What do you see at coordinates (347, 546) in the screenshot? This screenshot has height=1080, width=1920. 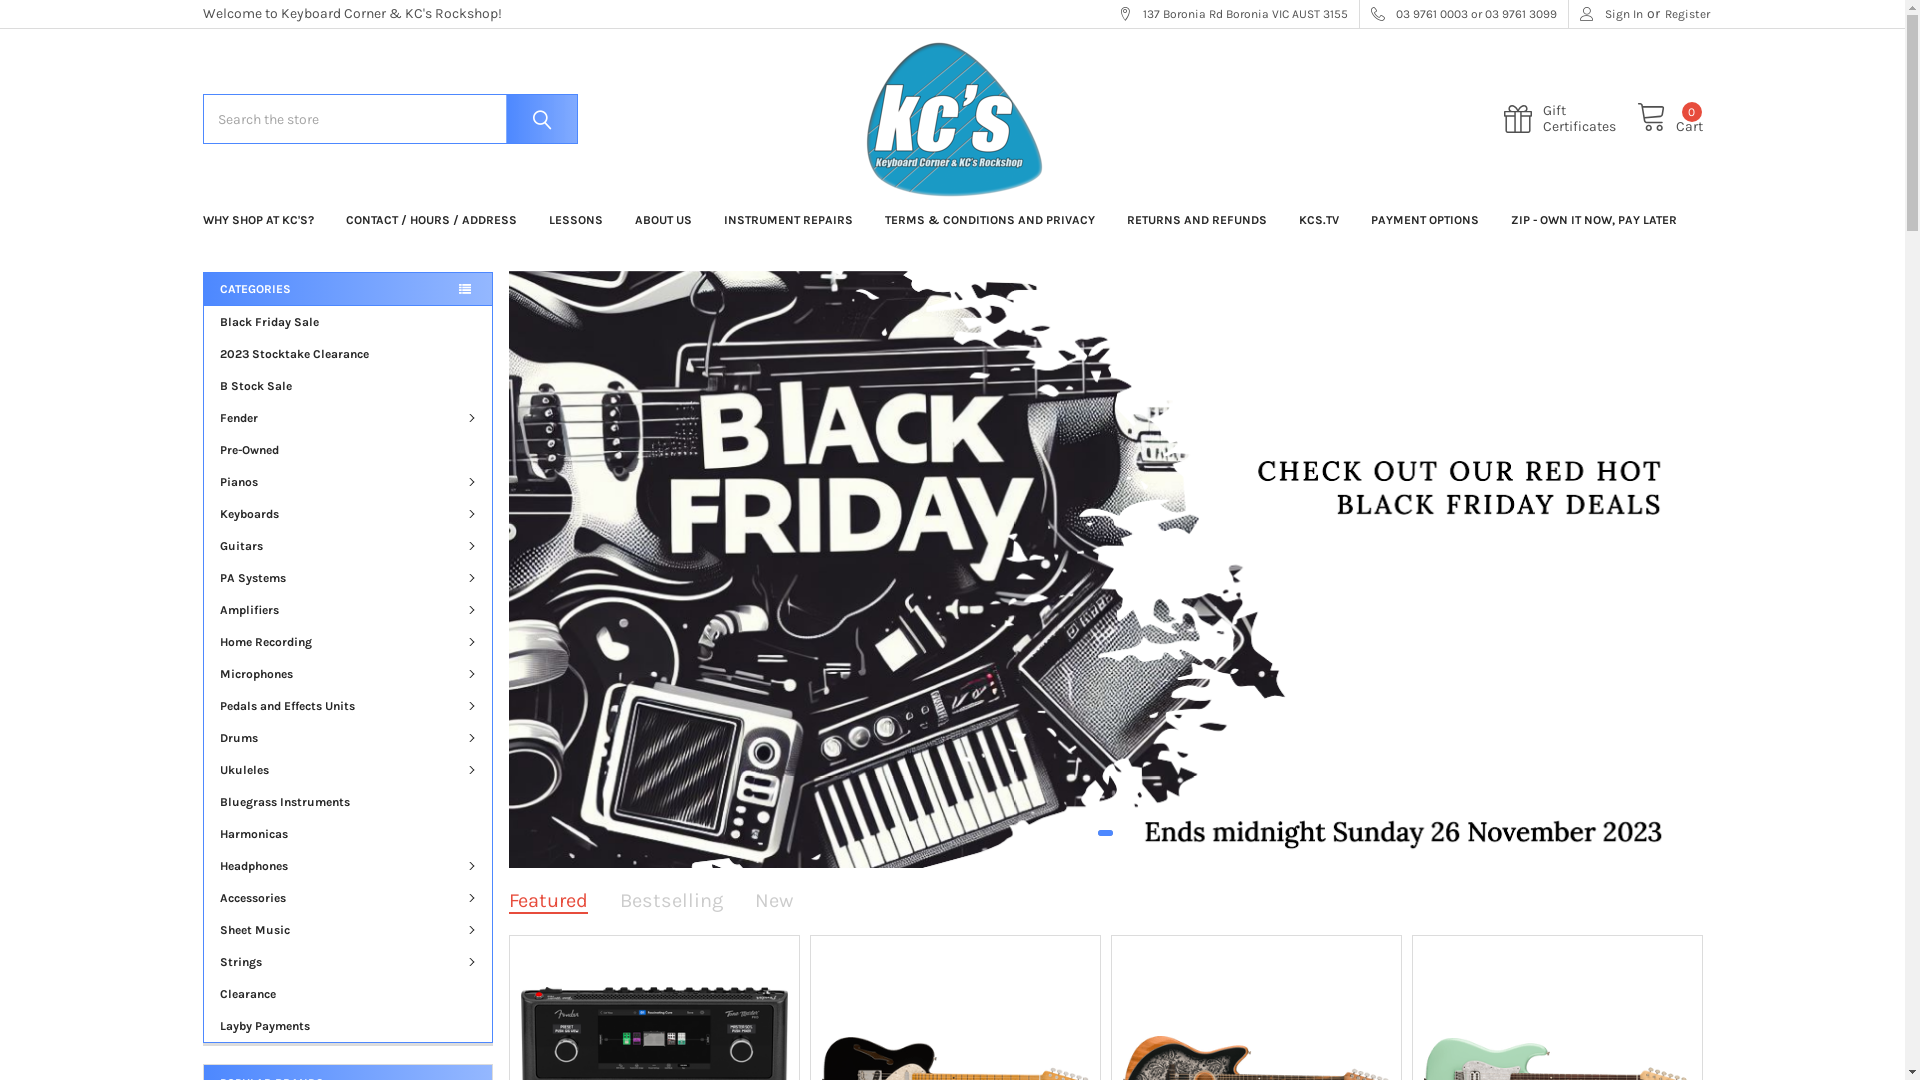 I see `'Guitars'` at bounding box center [347, 546].